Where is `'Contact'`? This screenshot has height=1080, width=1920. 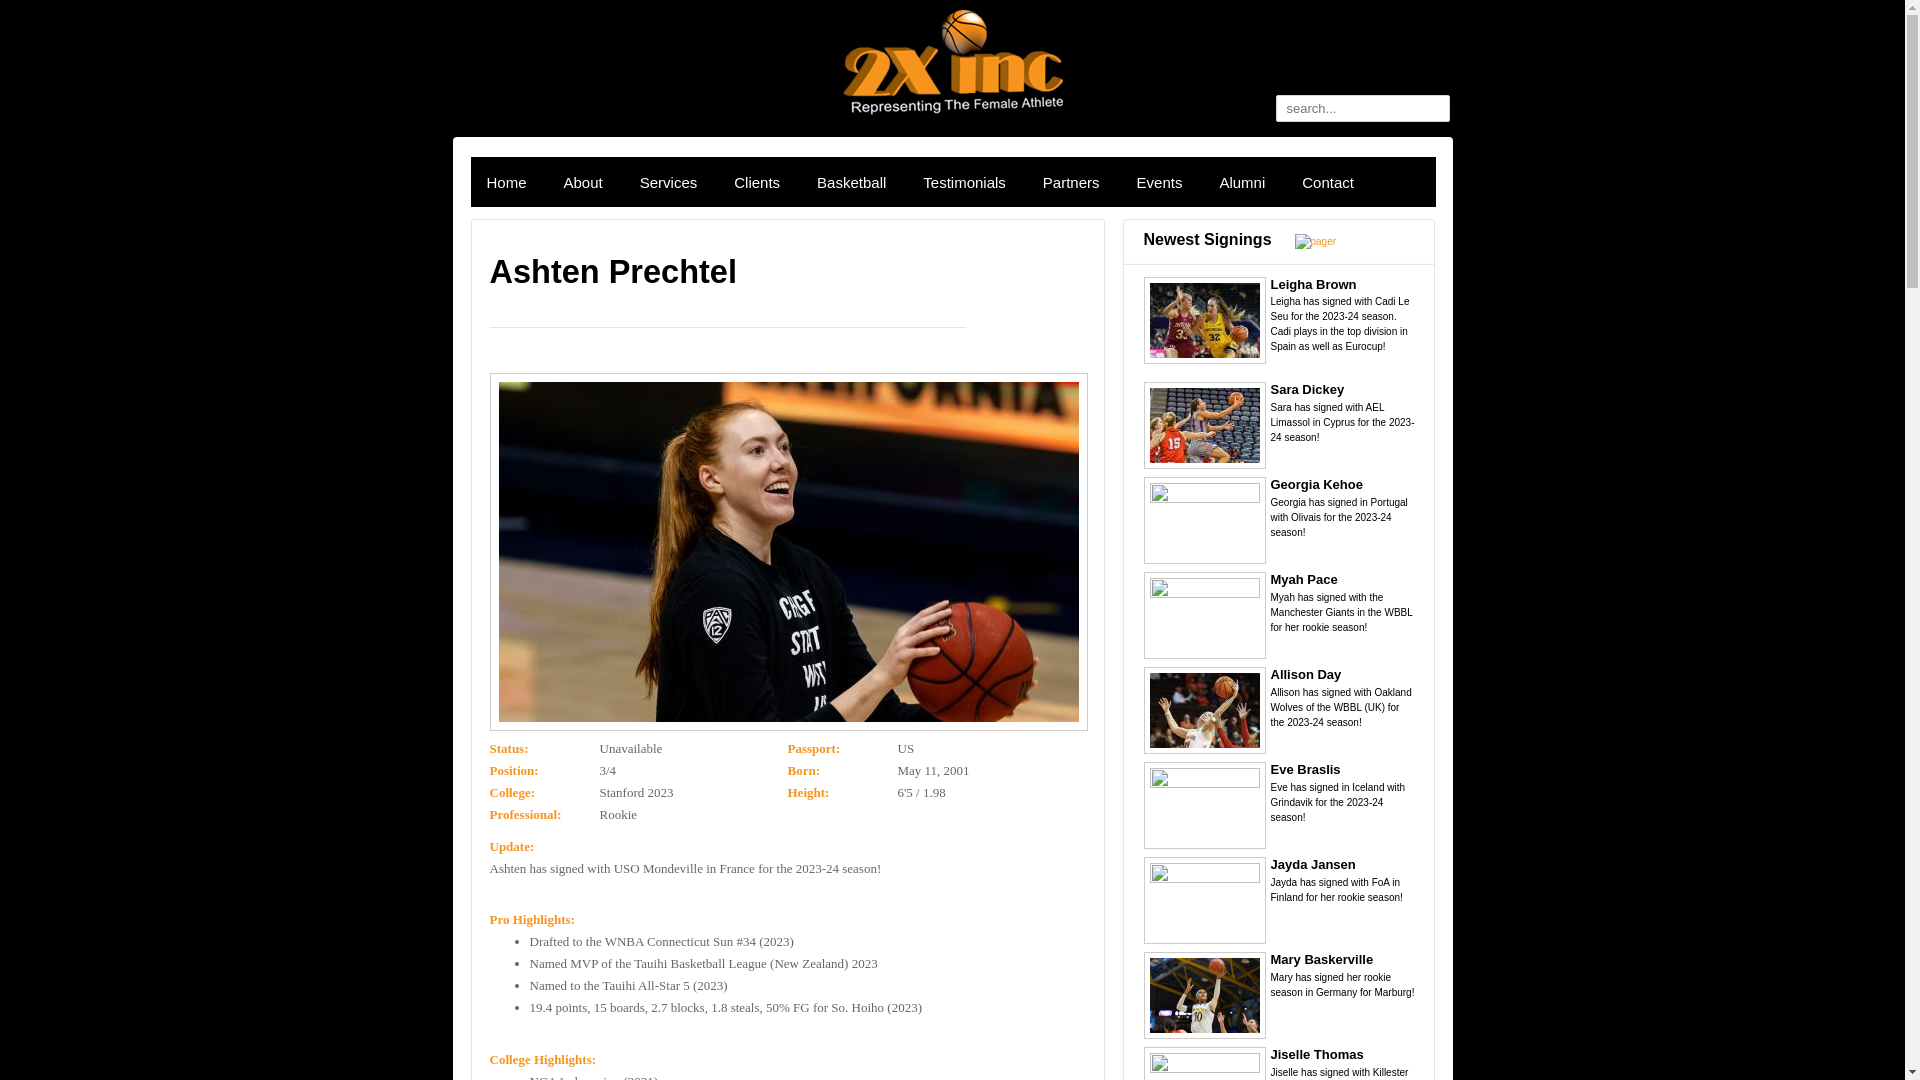 'Contact' is located at coordinates (1328, 182).